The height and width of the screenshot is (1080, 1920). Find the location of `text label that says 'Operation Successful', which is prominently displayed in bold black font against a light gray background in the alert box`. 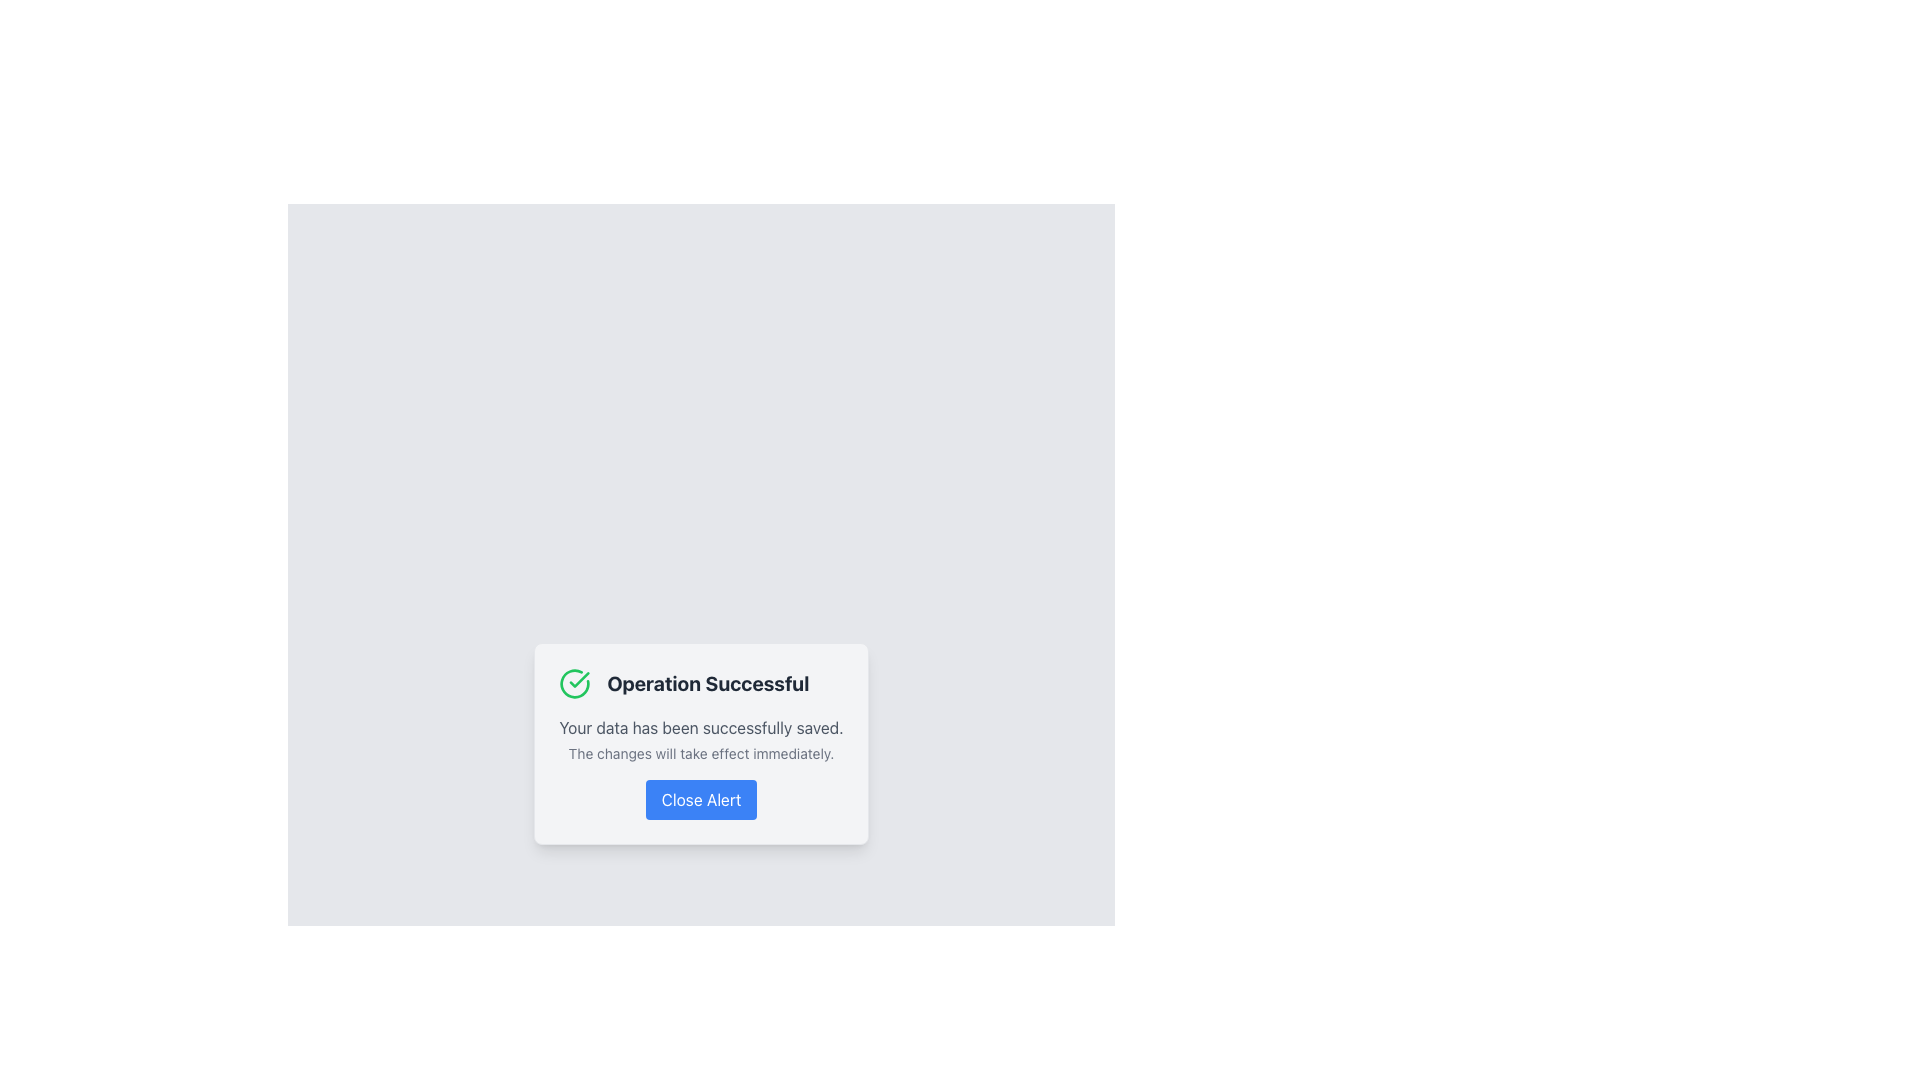

text label that says 'Operation Successful', which is prominently displayed in bold black font against a light gray background in the alert box is located at coordinates (708, 682).